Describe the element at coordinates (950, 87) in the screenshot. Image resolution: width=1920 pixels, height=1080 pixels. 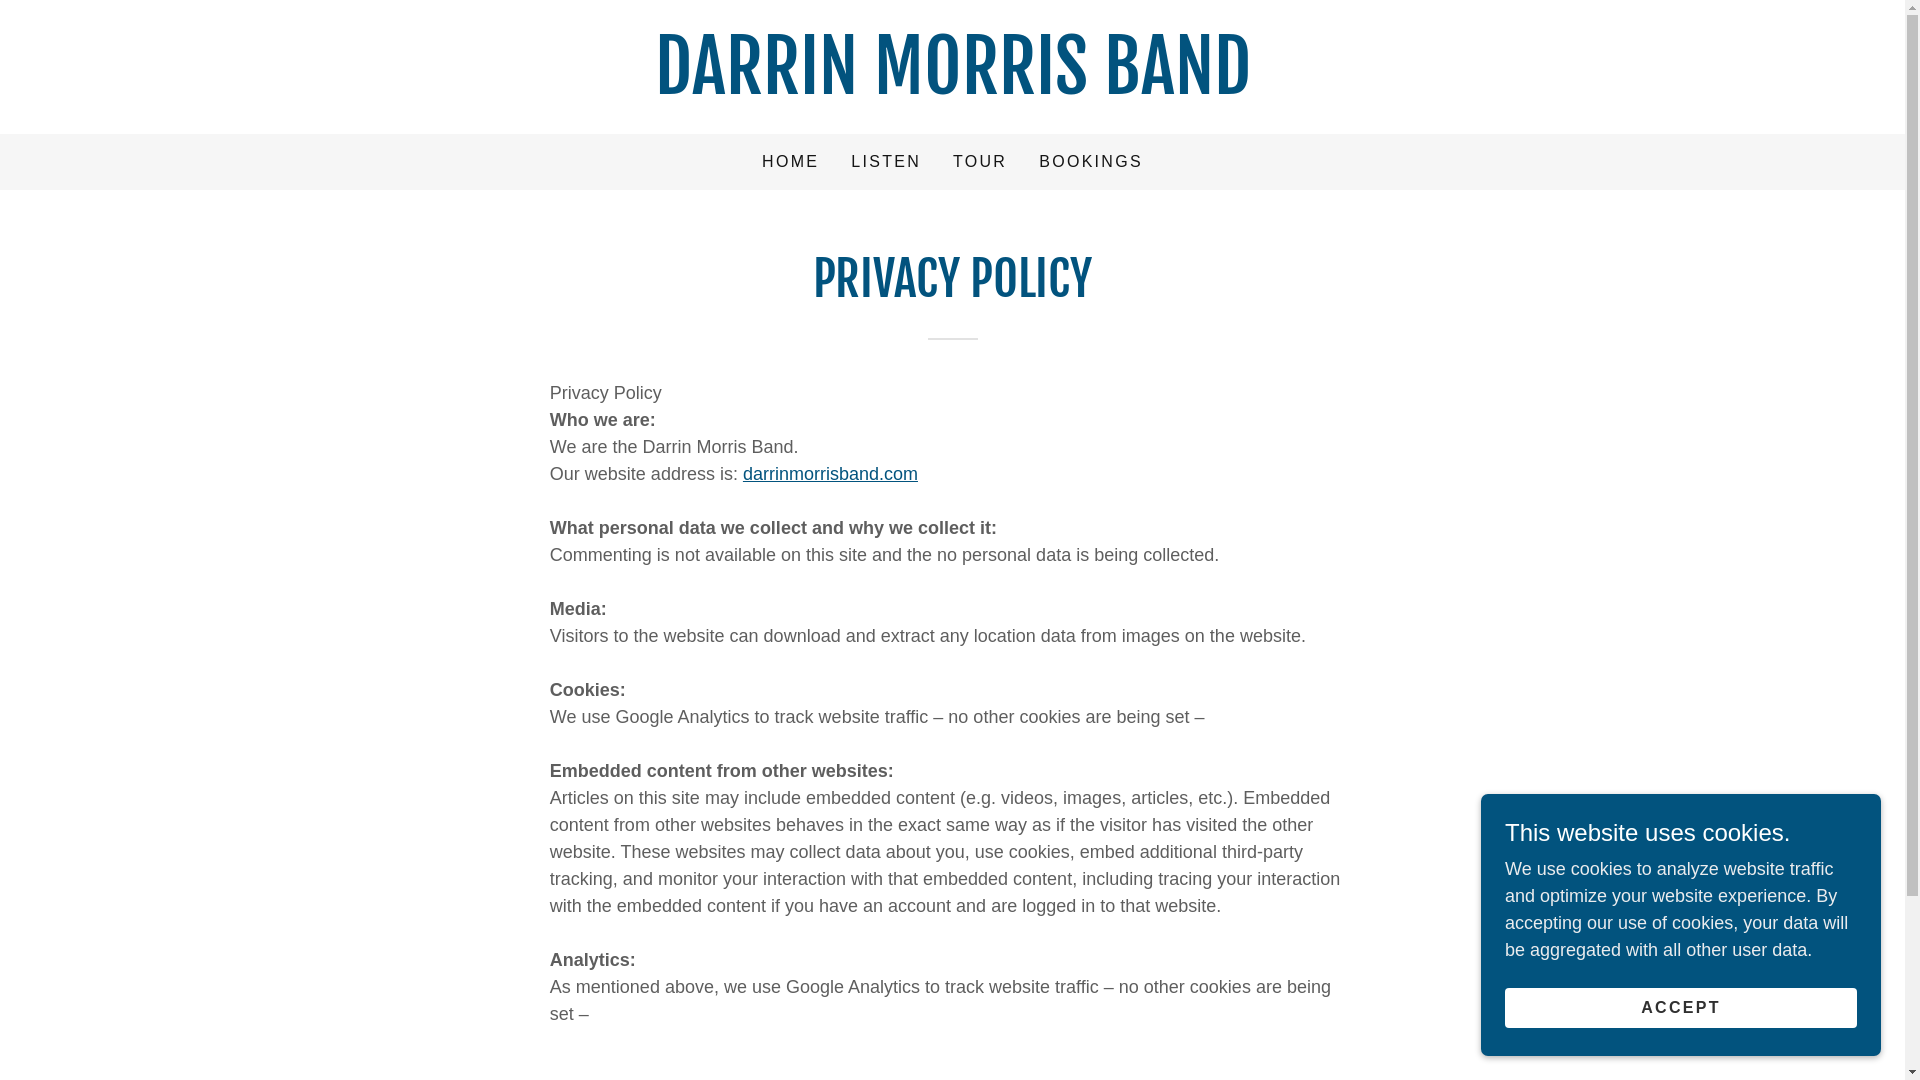
I see `'DARRIN MORRIS BAND'` at that location.